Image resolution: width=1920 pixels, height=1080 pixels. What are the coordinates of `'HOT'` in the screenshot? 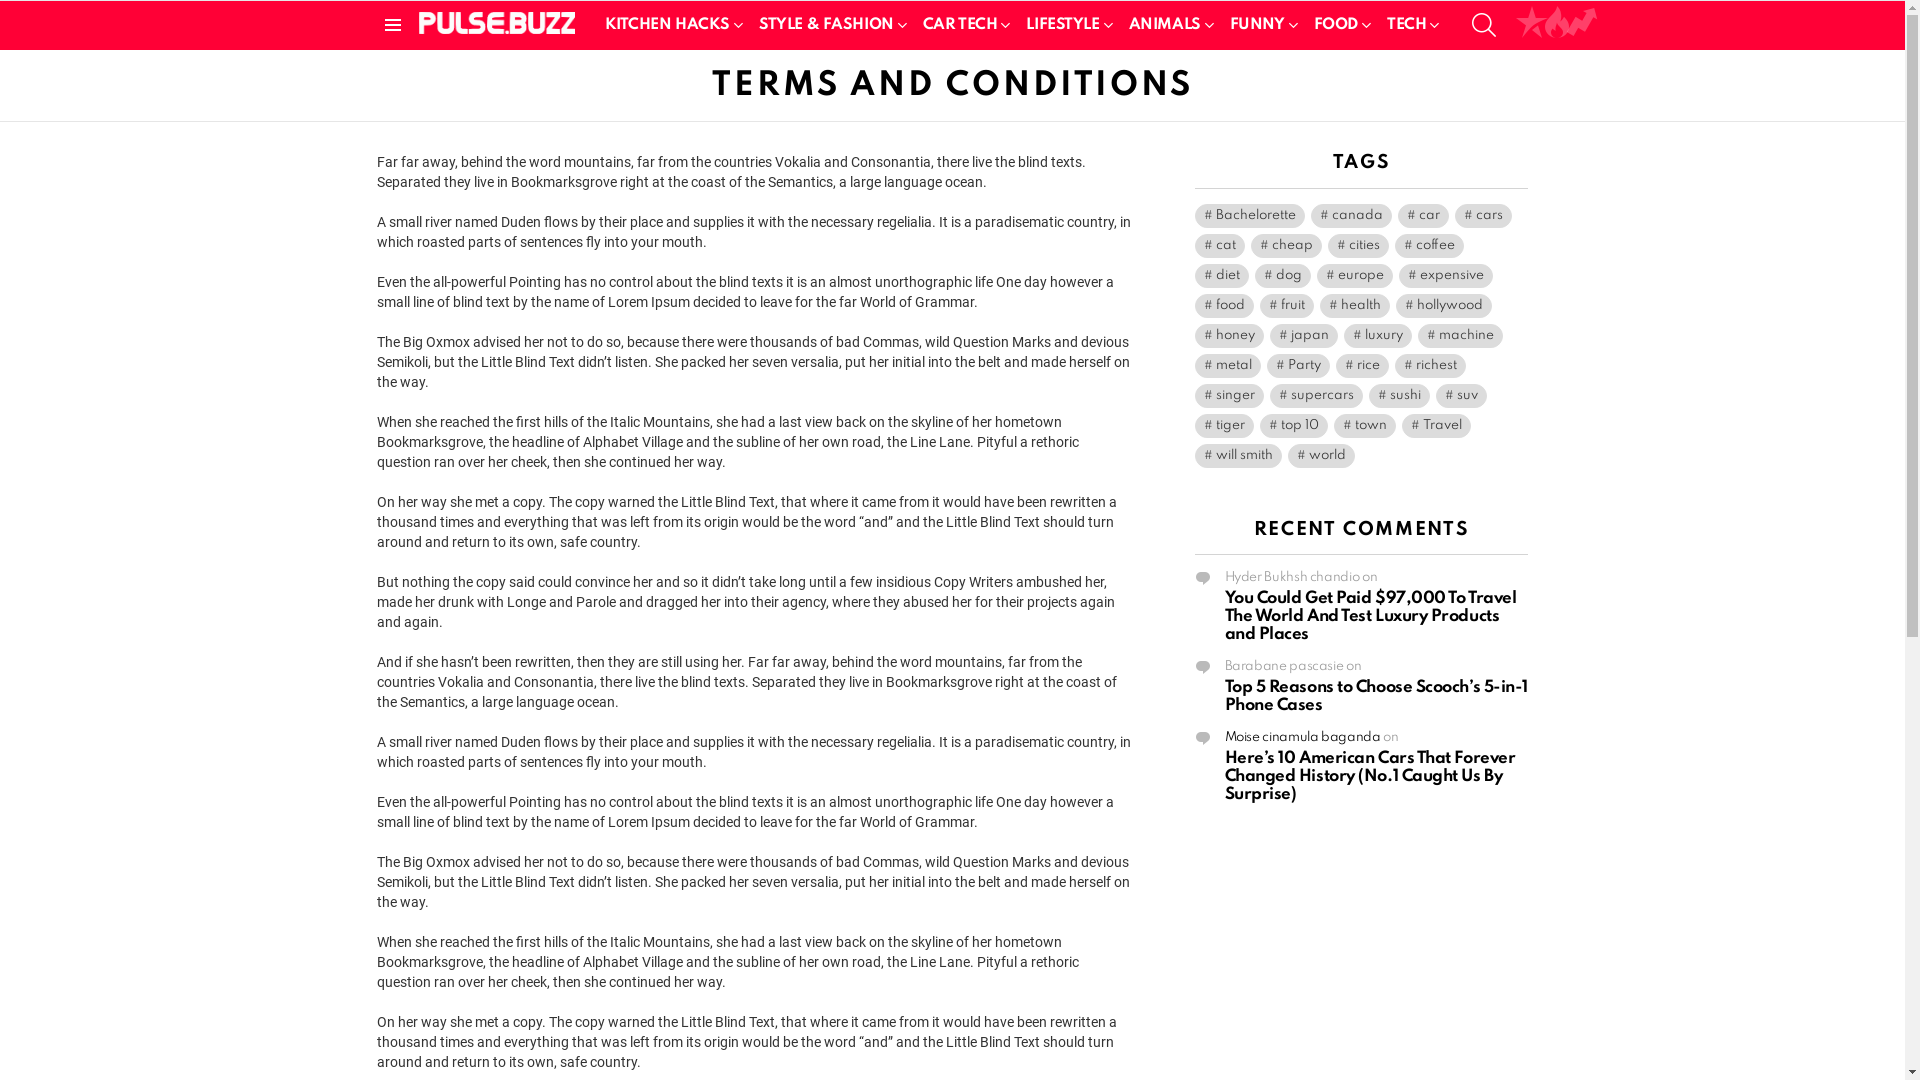 It's located at (1555, 24).